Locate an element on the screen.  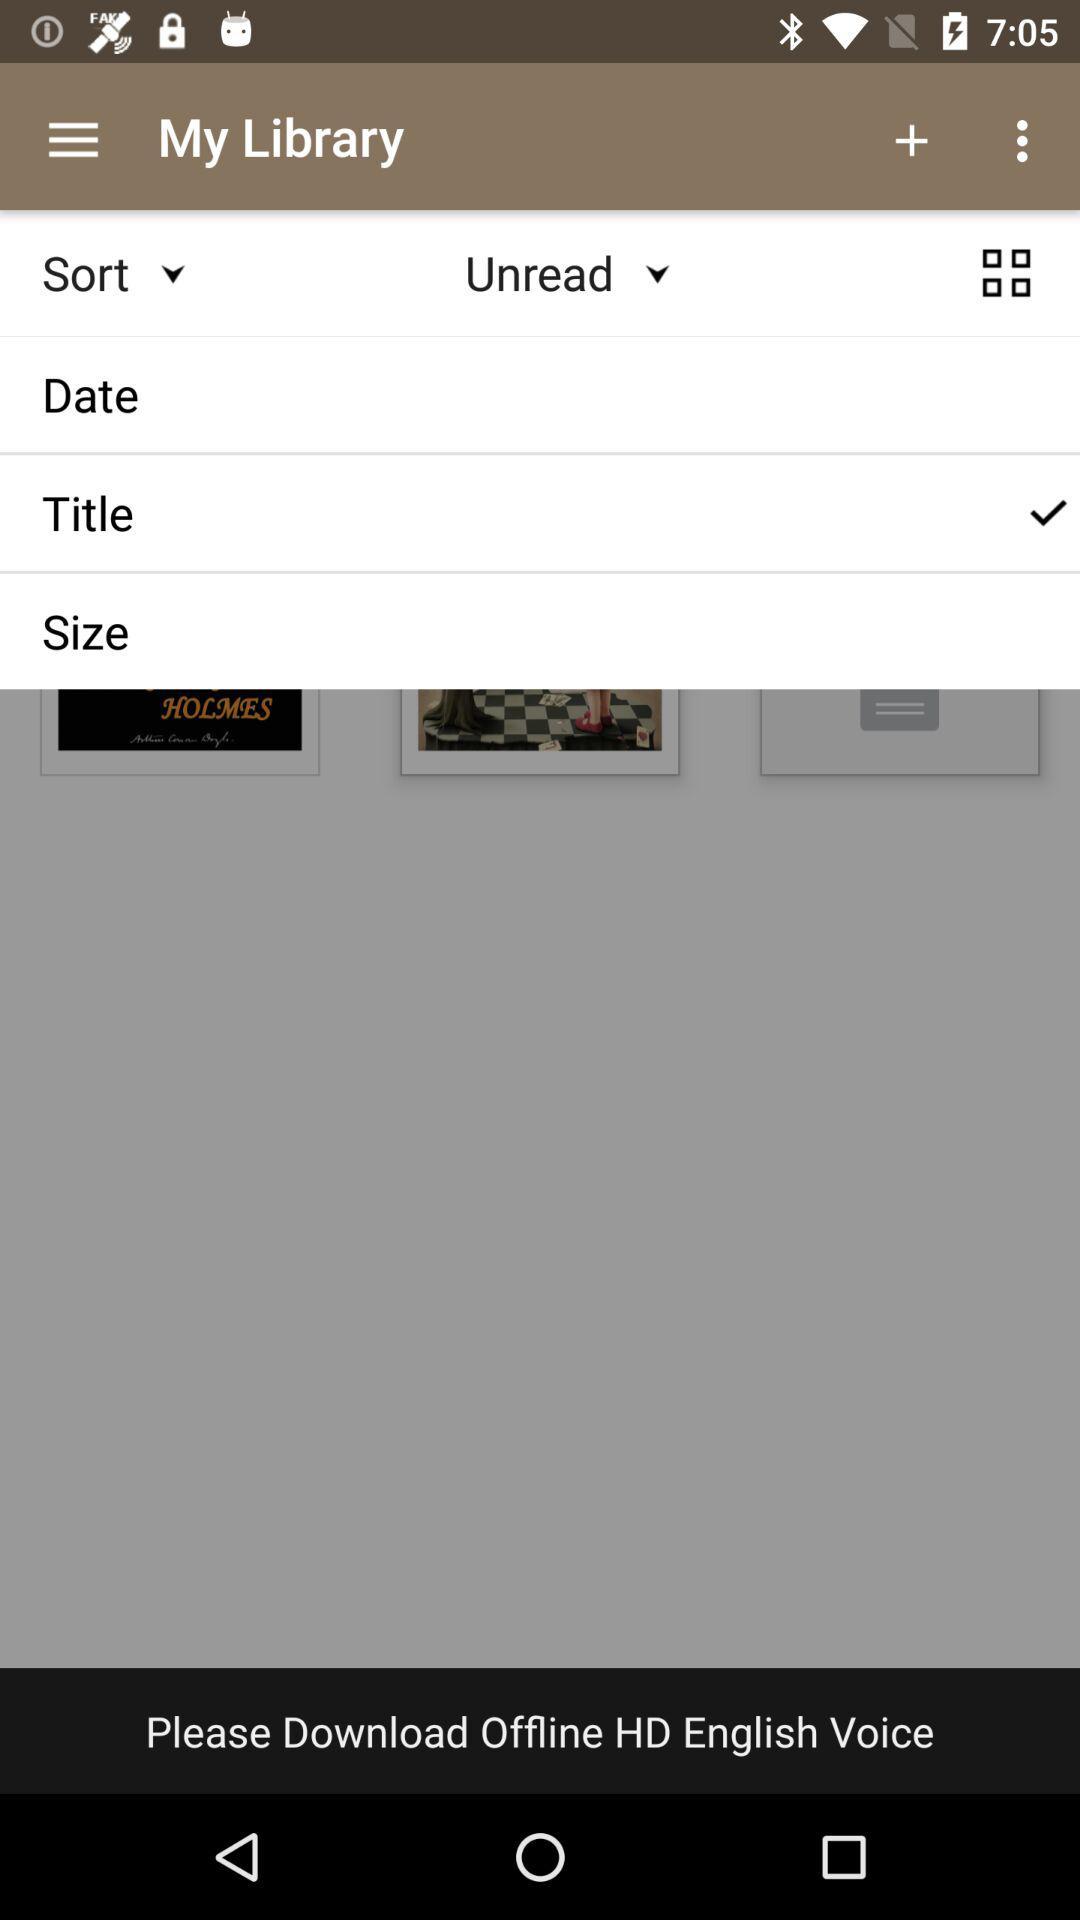
the dashboard icon is located at coordinates (1006, 291).